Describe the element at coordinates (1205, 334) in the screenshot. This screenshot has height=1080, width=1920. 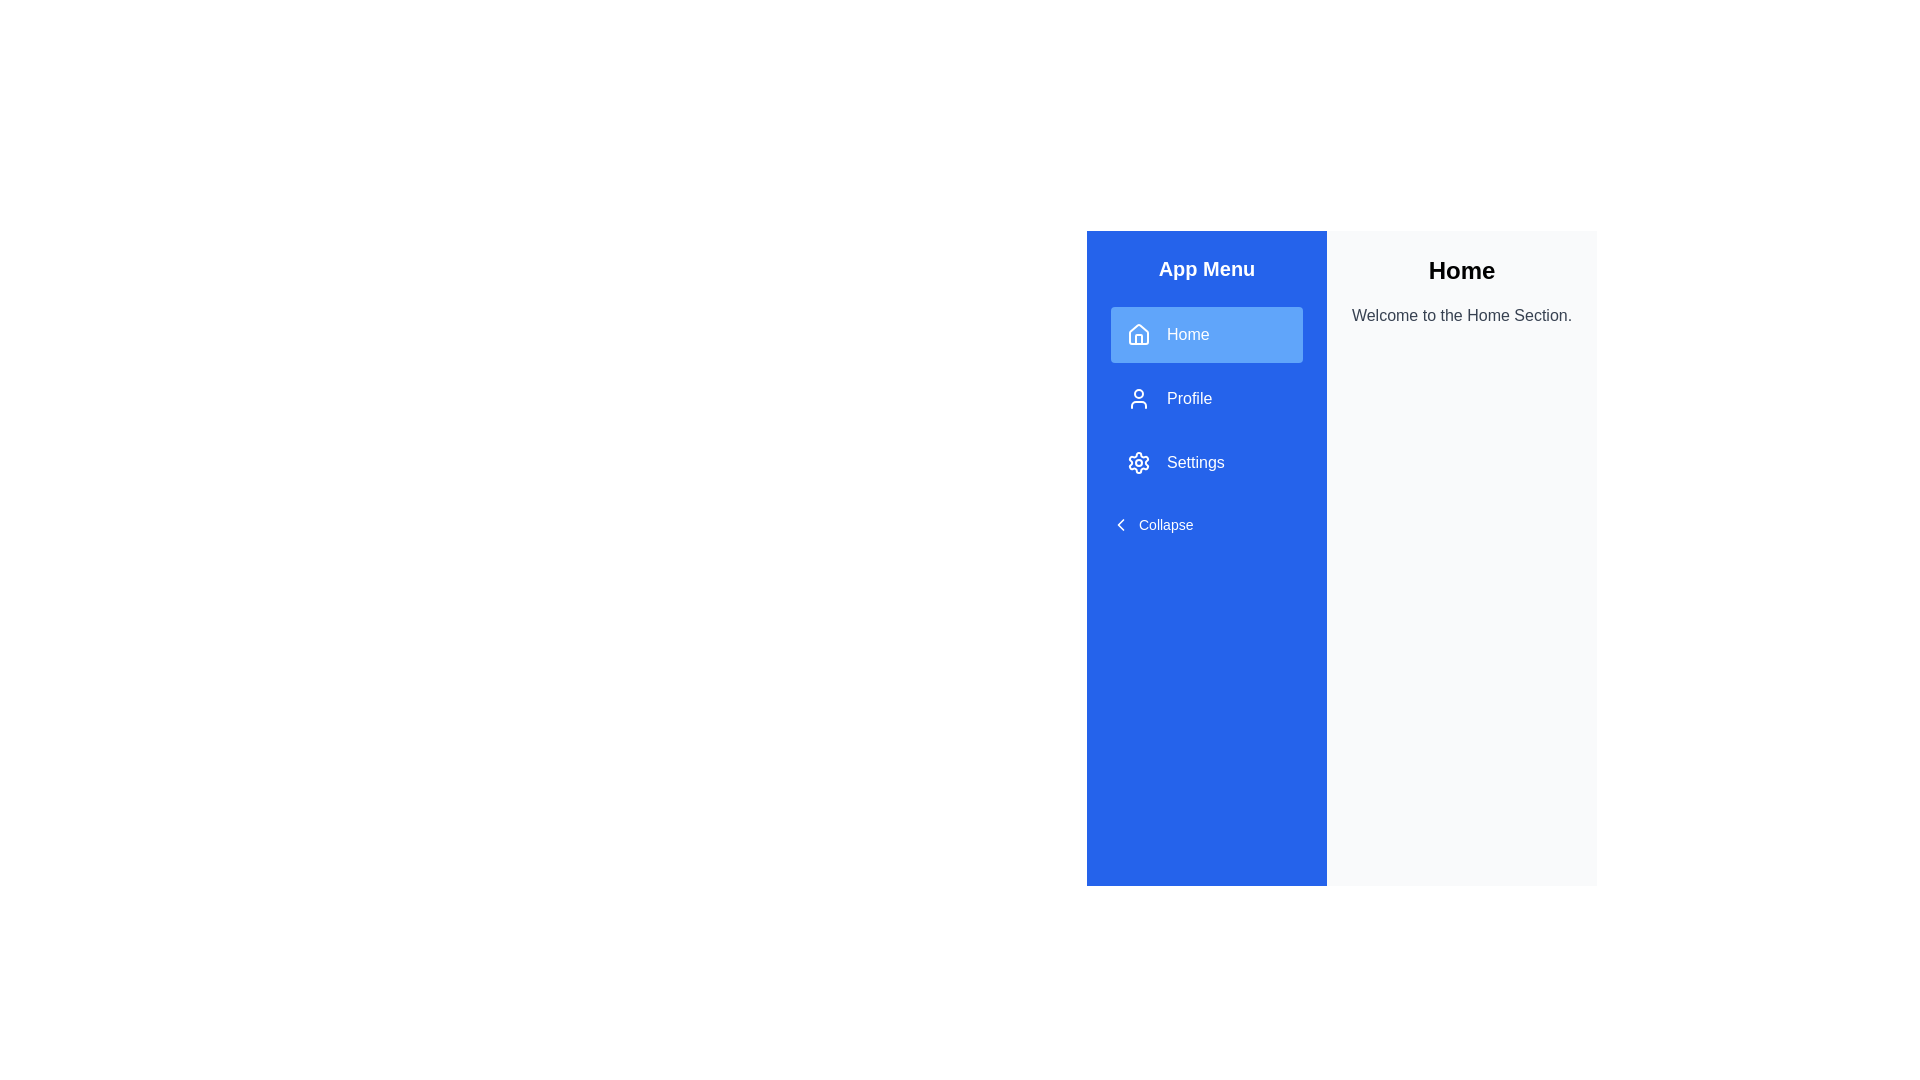
I see `the Home button to navigate to the corresponding section` at that location.